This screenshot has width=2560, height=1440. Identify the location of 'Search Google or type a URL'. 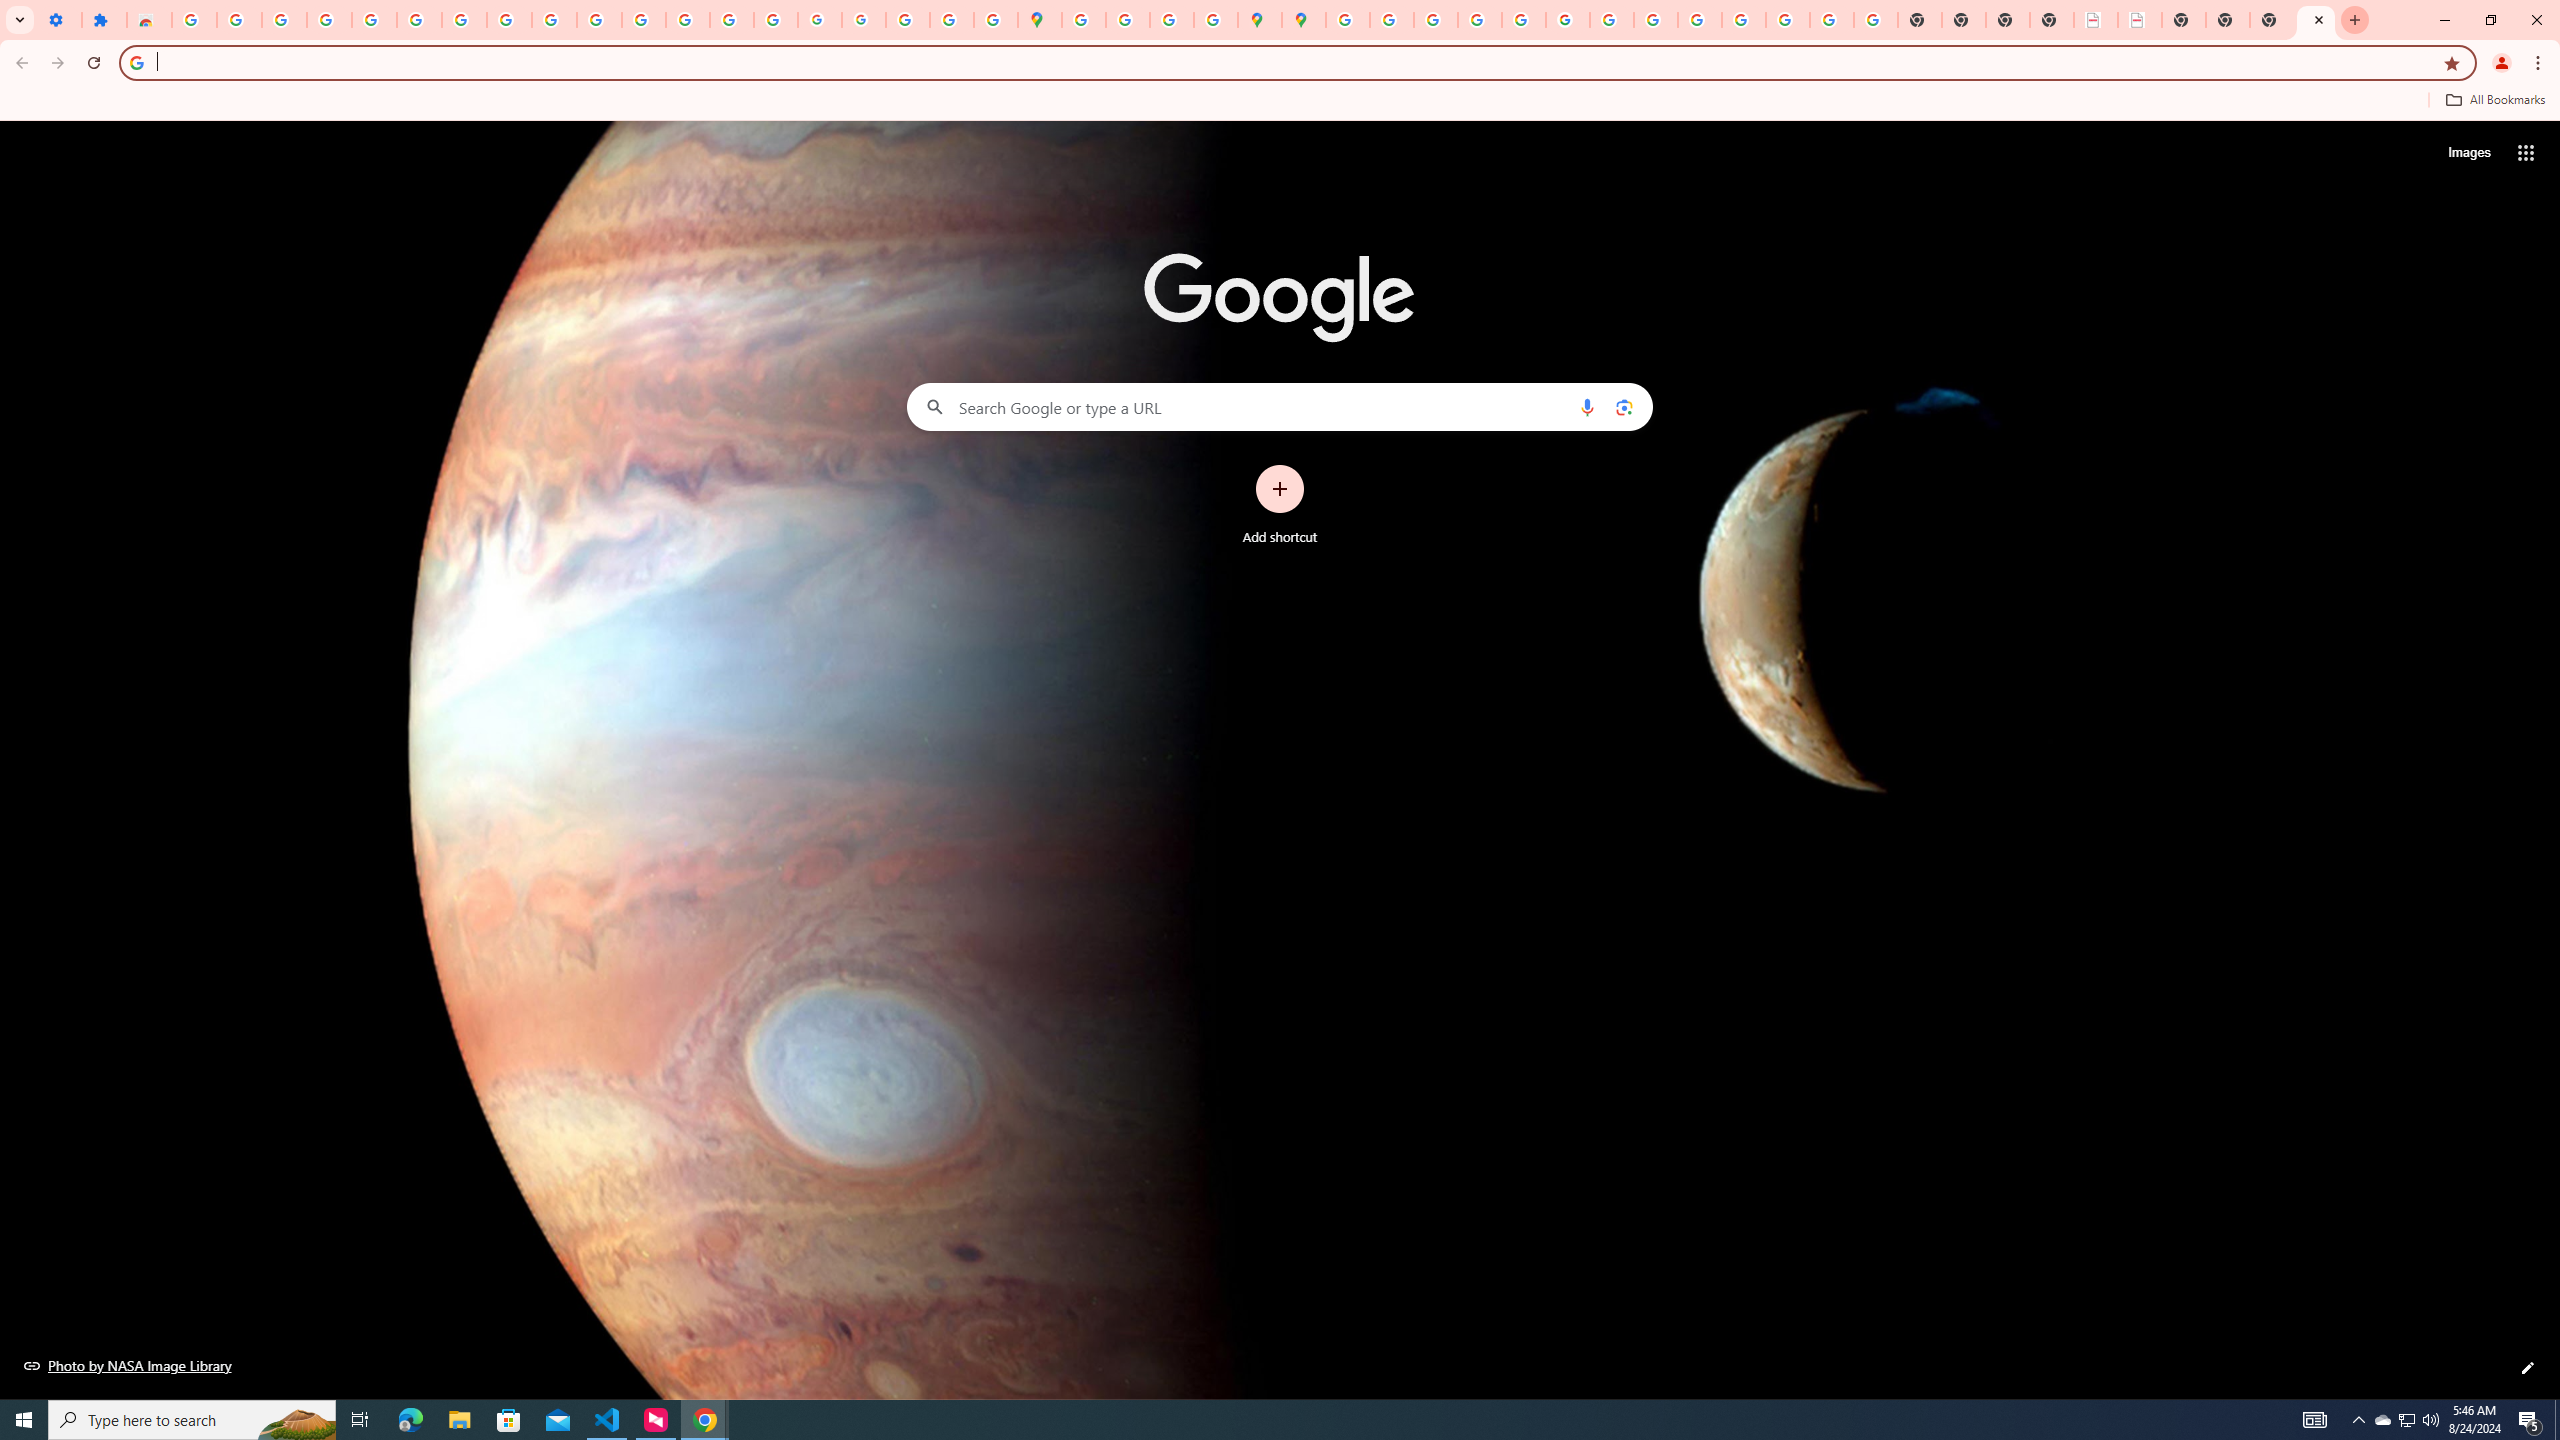
(1280, 405).